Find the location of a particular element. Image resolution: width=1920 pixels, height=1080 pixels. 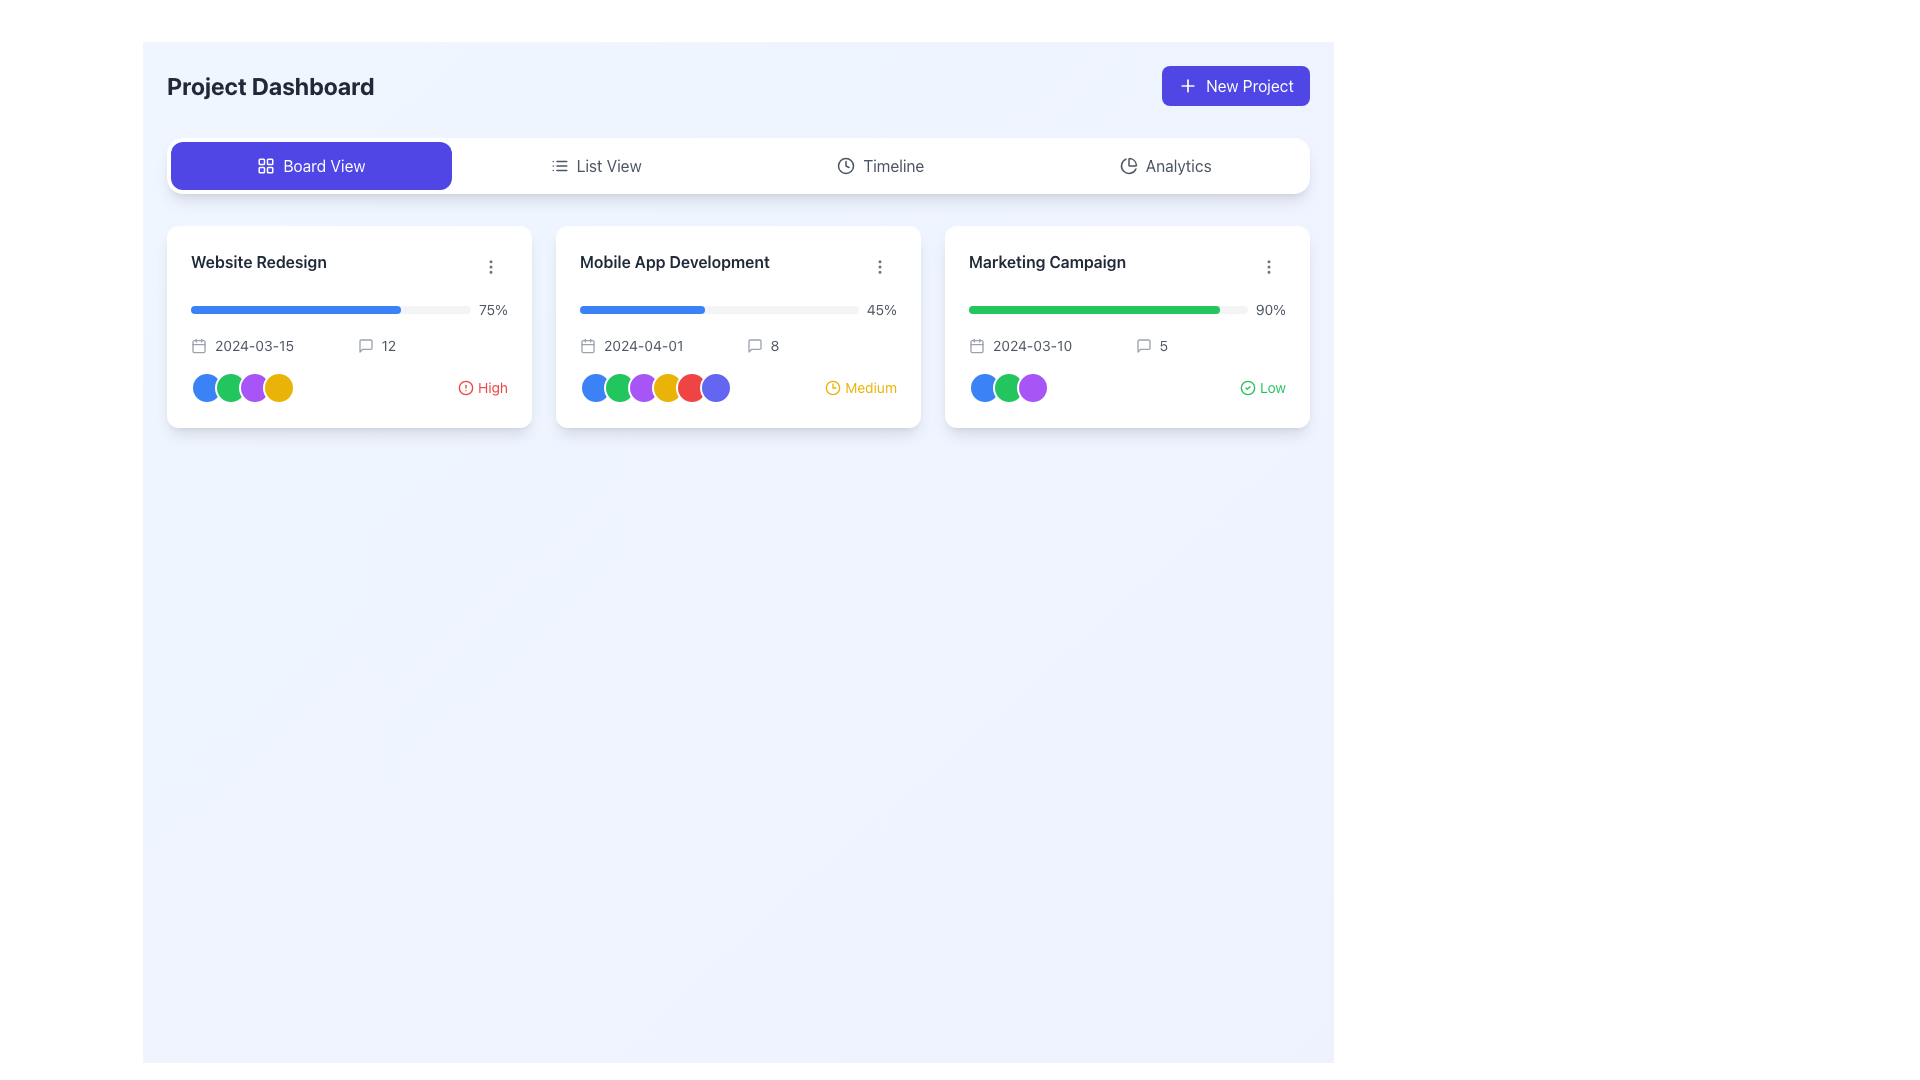

the 'Board View' icon located at the top left section of the interface within the navigation bar is located at coordinates (265, 164).